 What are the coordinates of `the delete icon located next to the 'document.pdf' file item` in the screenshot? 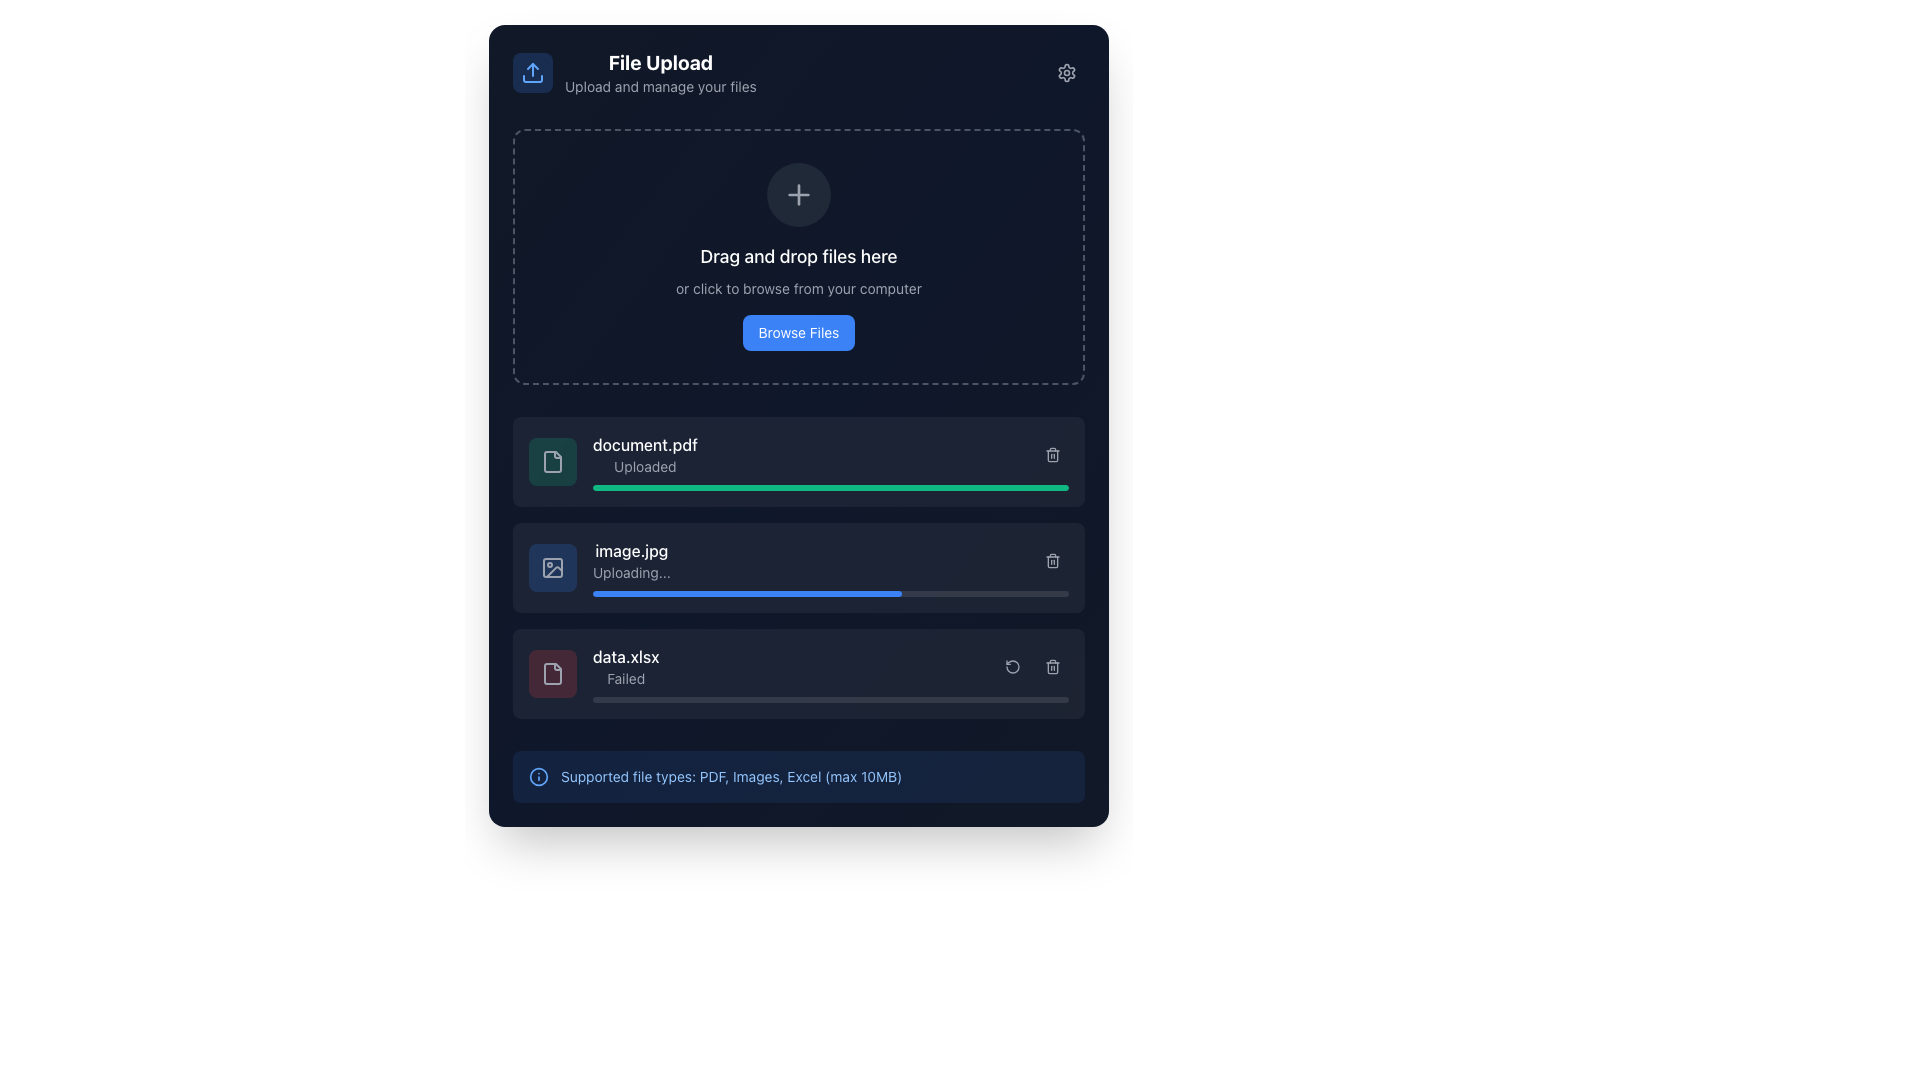 It's located at (1051, 455).